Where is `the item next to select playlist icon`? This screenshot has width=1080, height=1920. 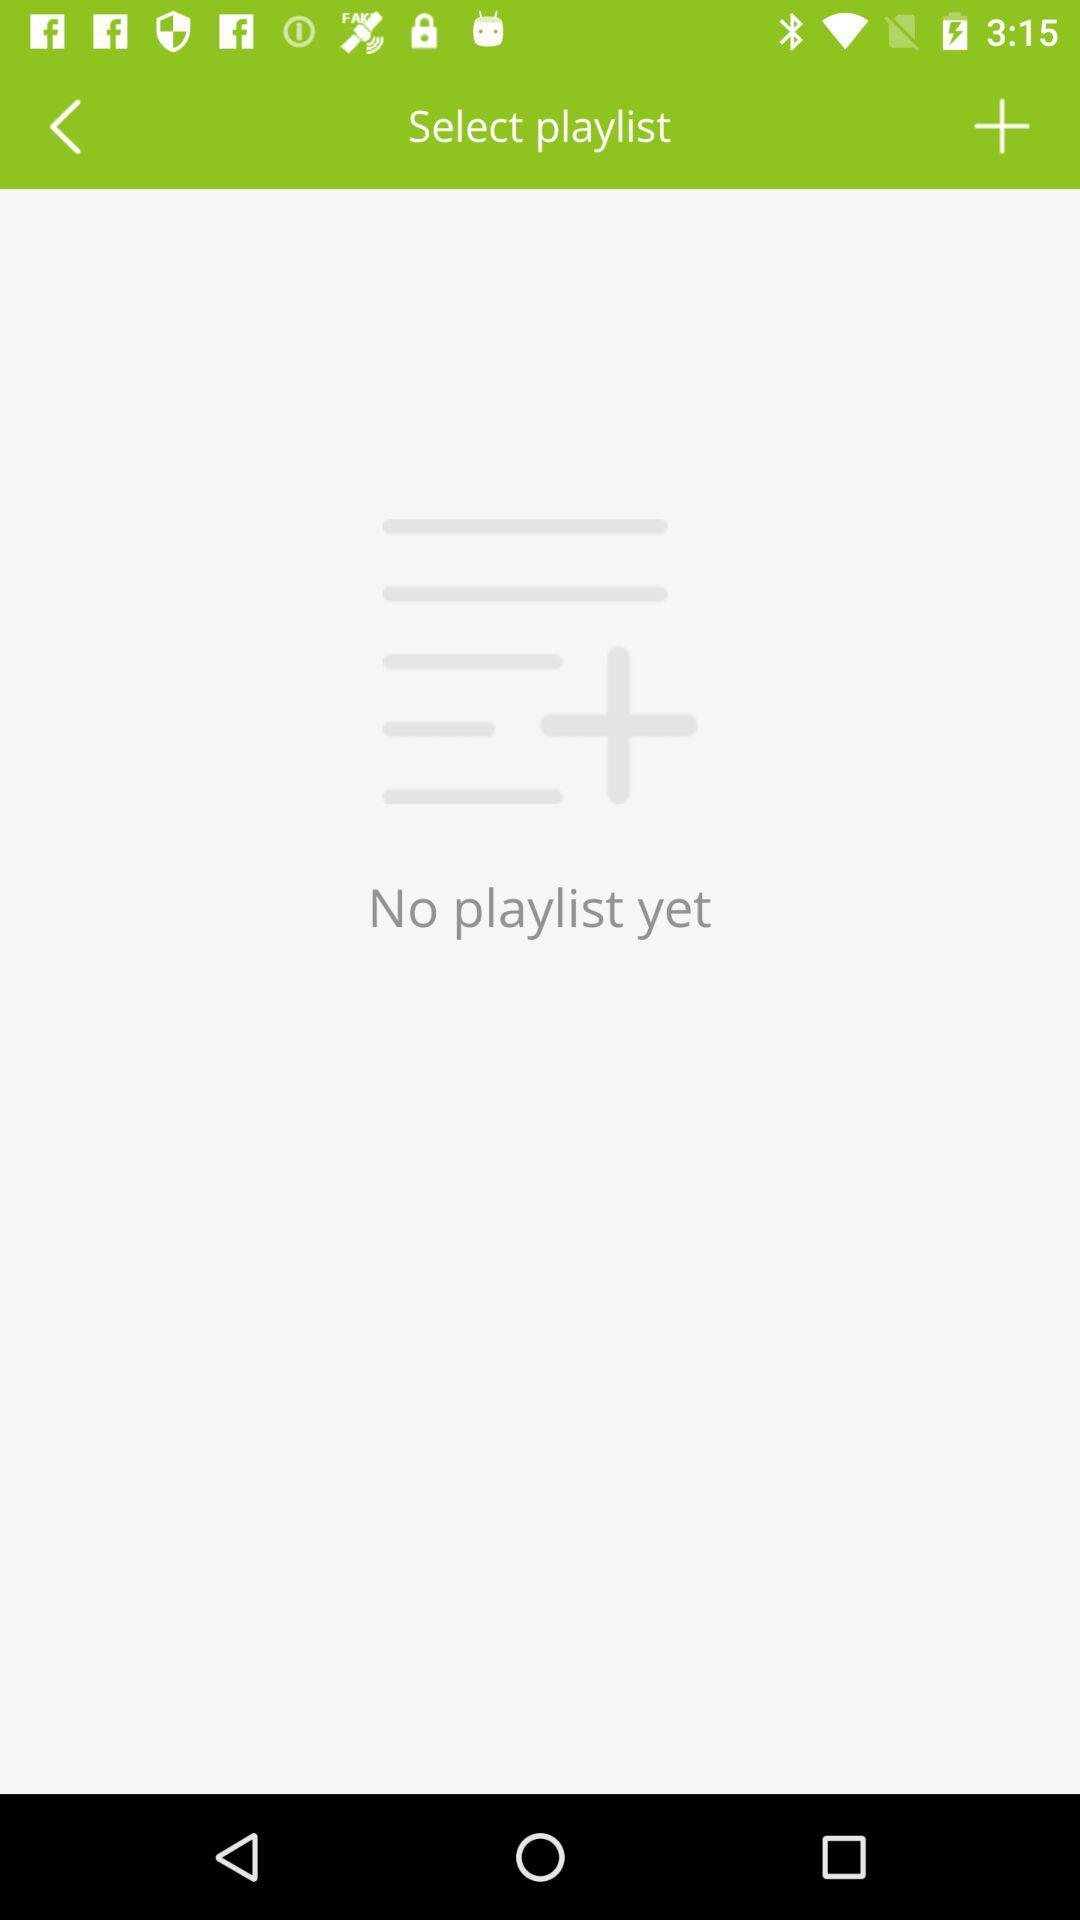
the item next to select playlist icon is located at coordinates (63, 124).